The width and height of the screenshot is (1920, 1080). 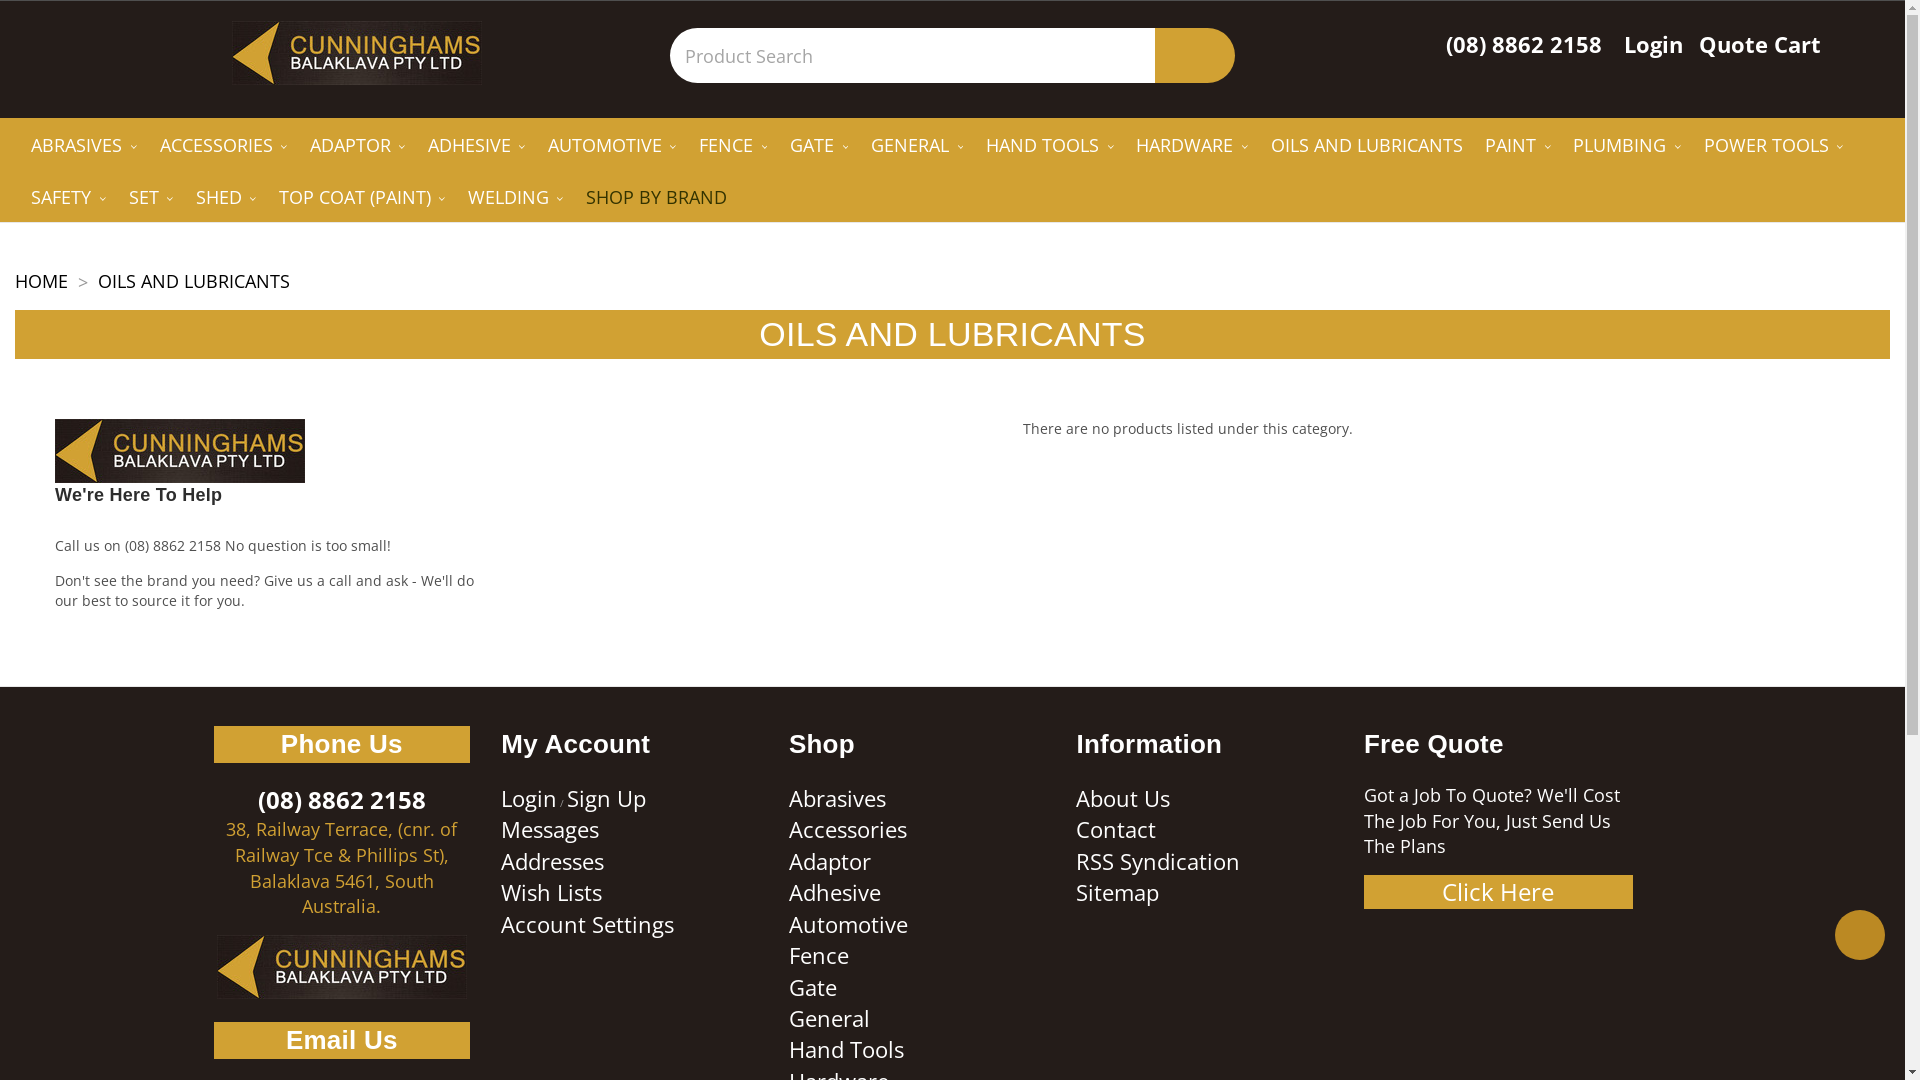 I want to click on 'Sign Up', so click(x=605, y=797).